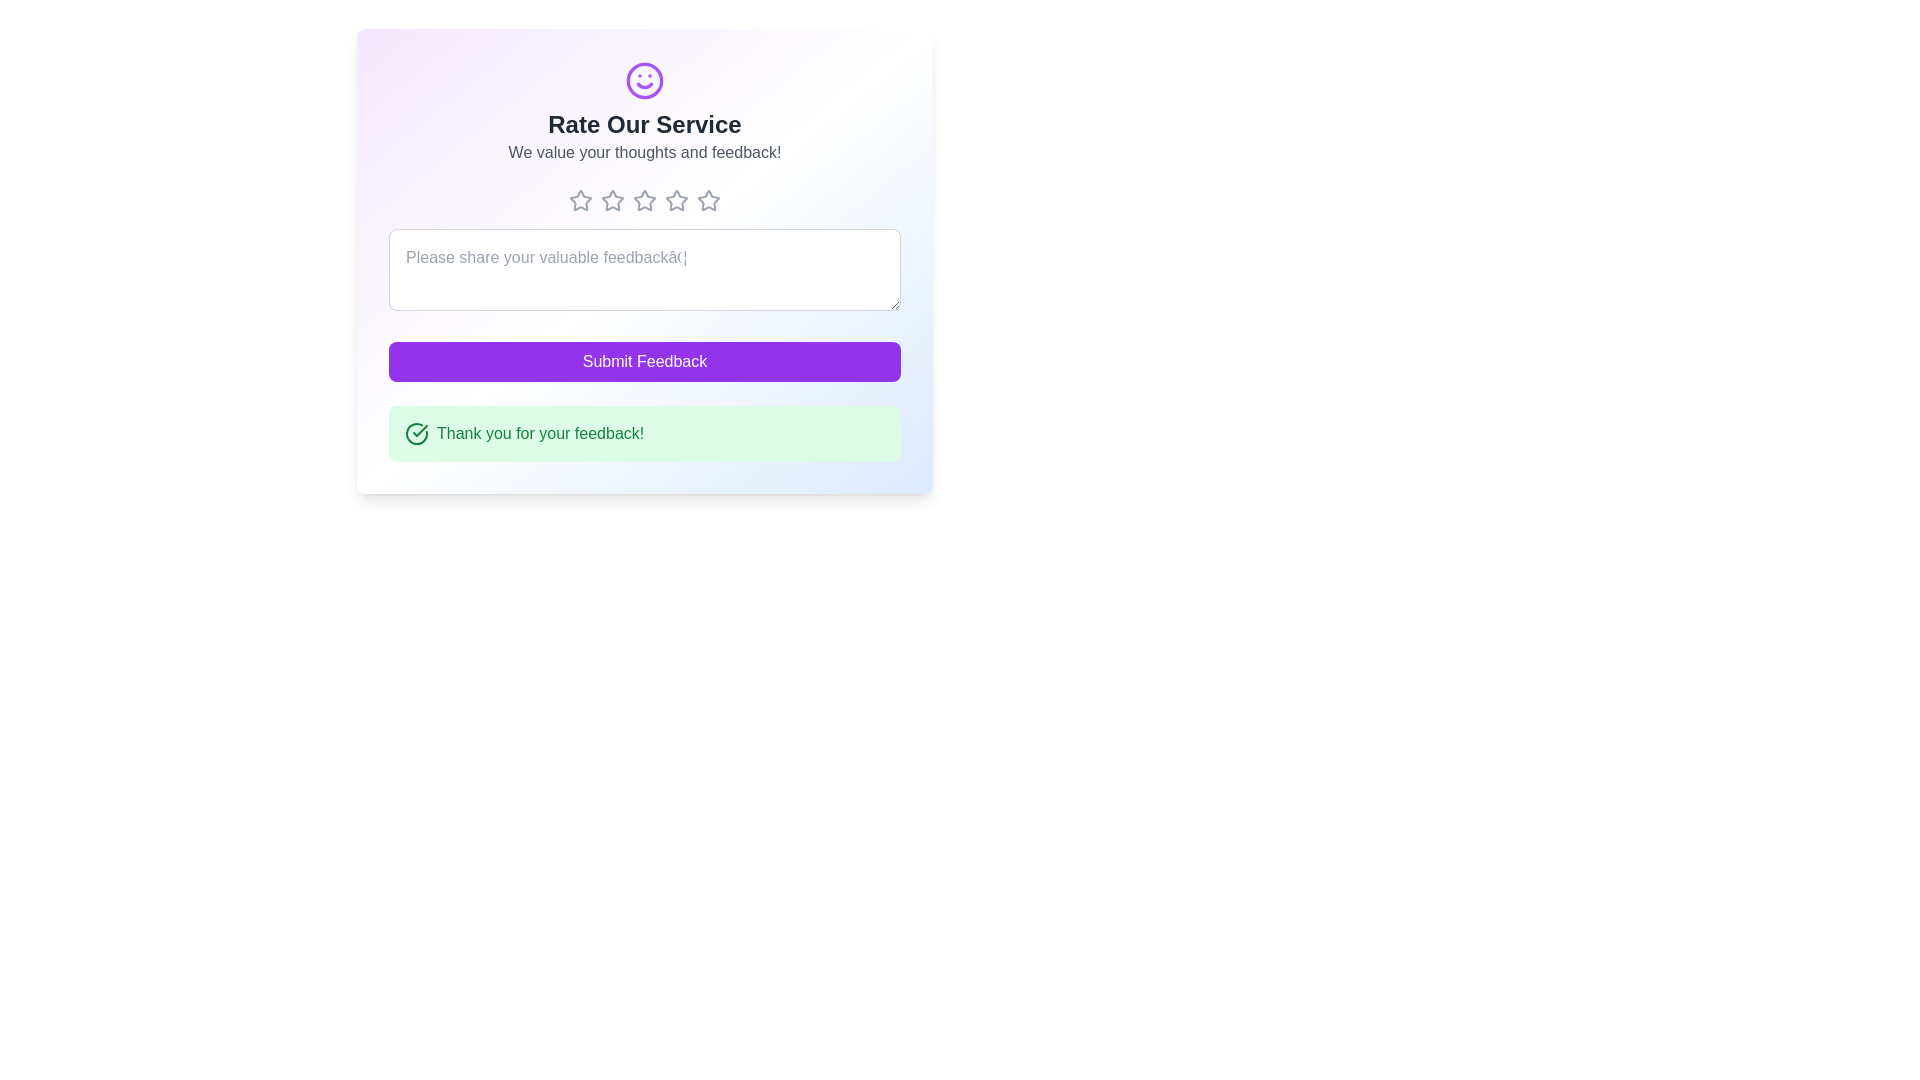  I want to click on the first star icon used for rating, located centrally below the text 'Rate Our Service', so click(579, 200).